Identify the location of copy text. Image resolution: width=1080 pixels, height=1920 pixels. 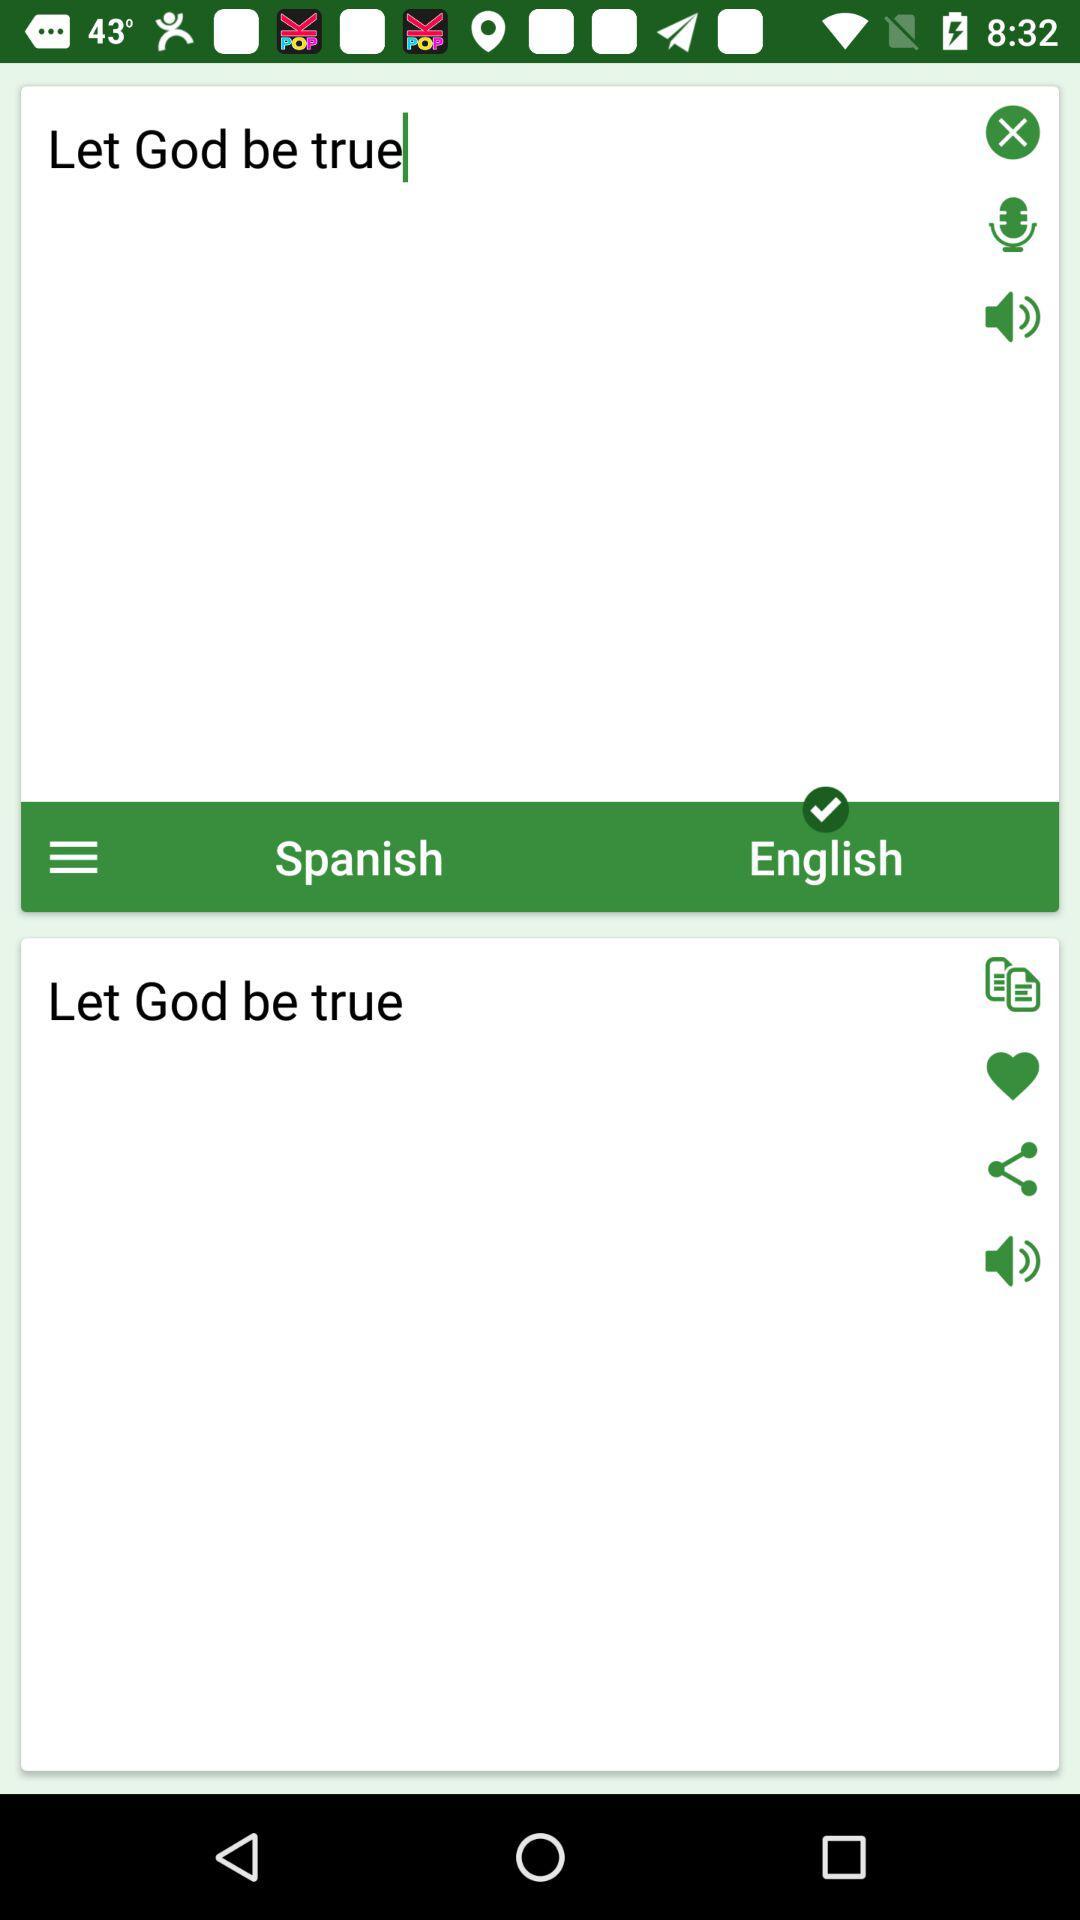
(1012, 984).